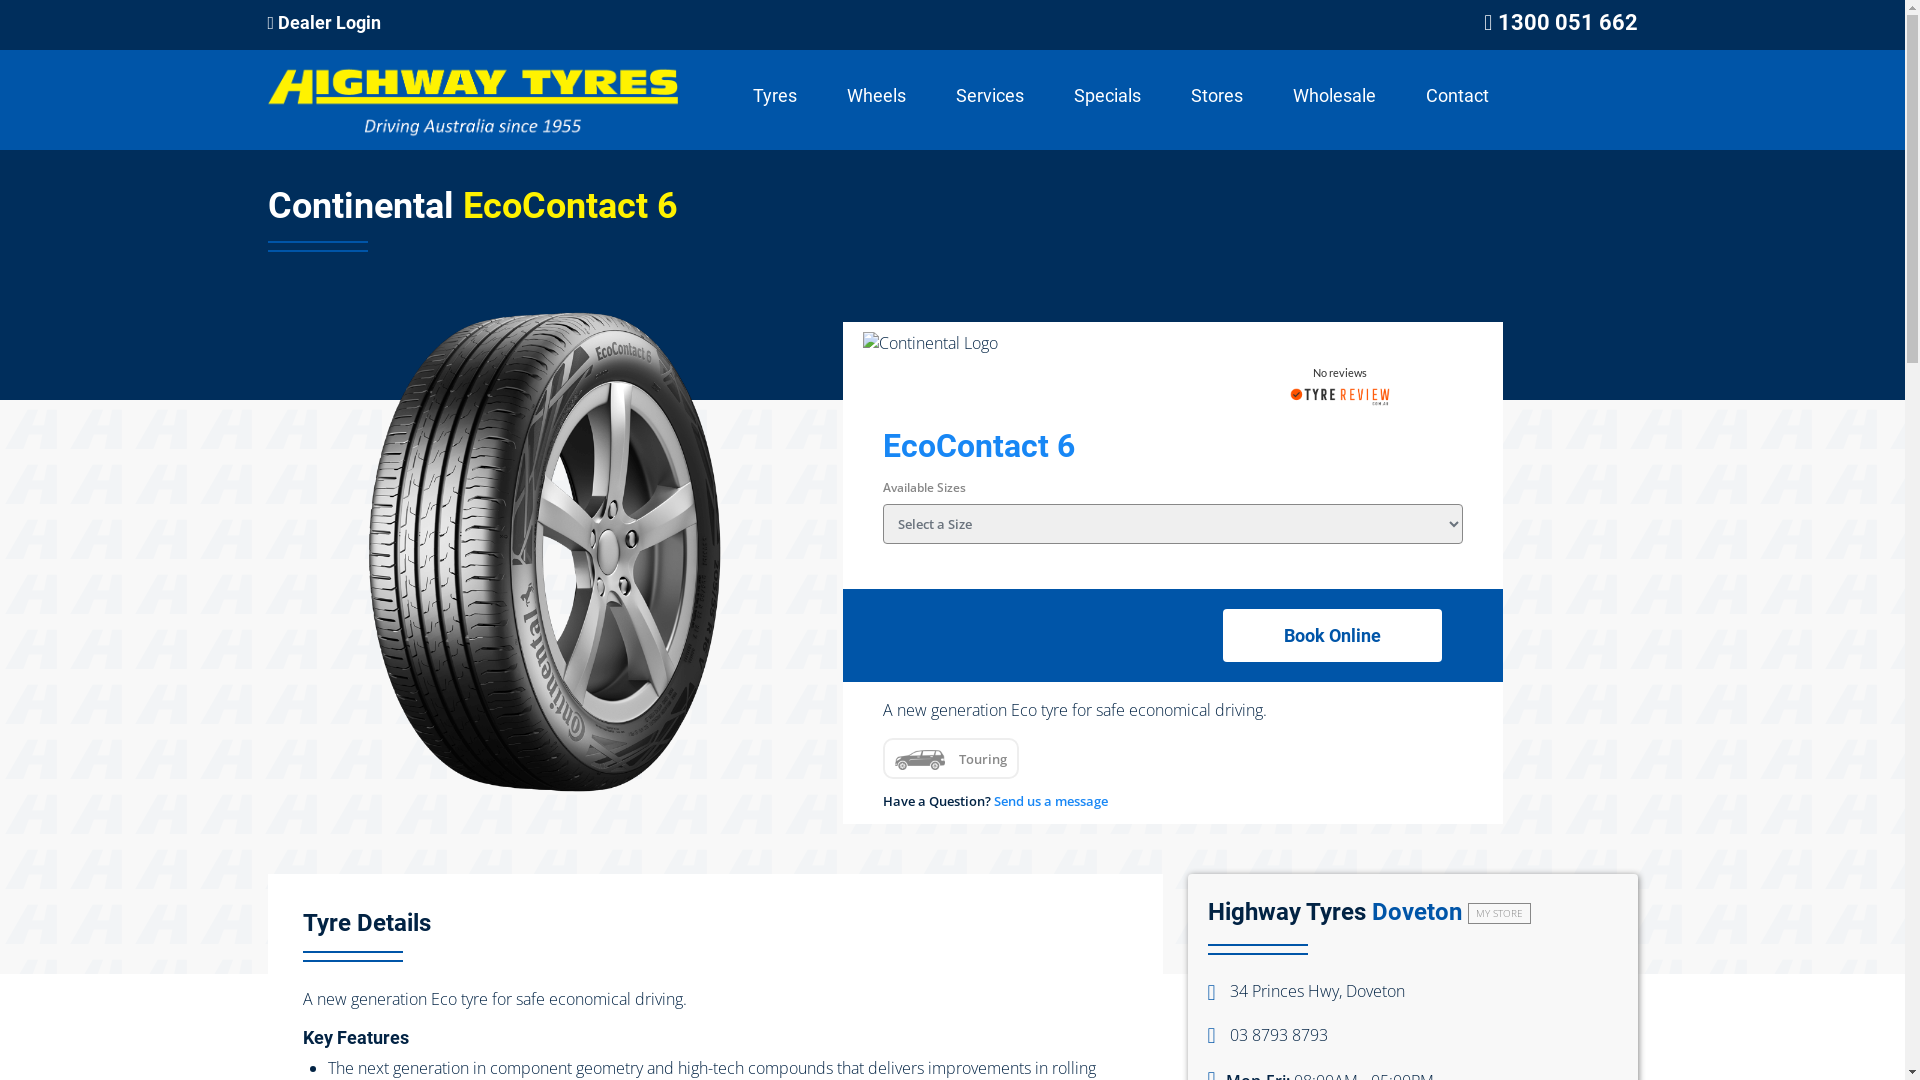  Describe the element at coordinates (267, 22) in the screenshot. I see `'Dealer Login'` at that location.